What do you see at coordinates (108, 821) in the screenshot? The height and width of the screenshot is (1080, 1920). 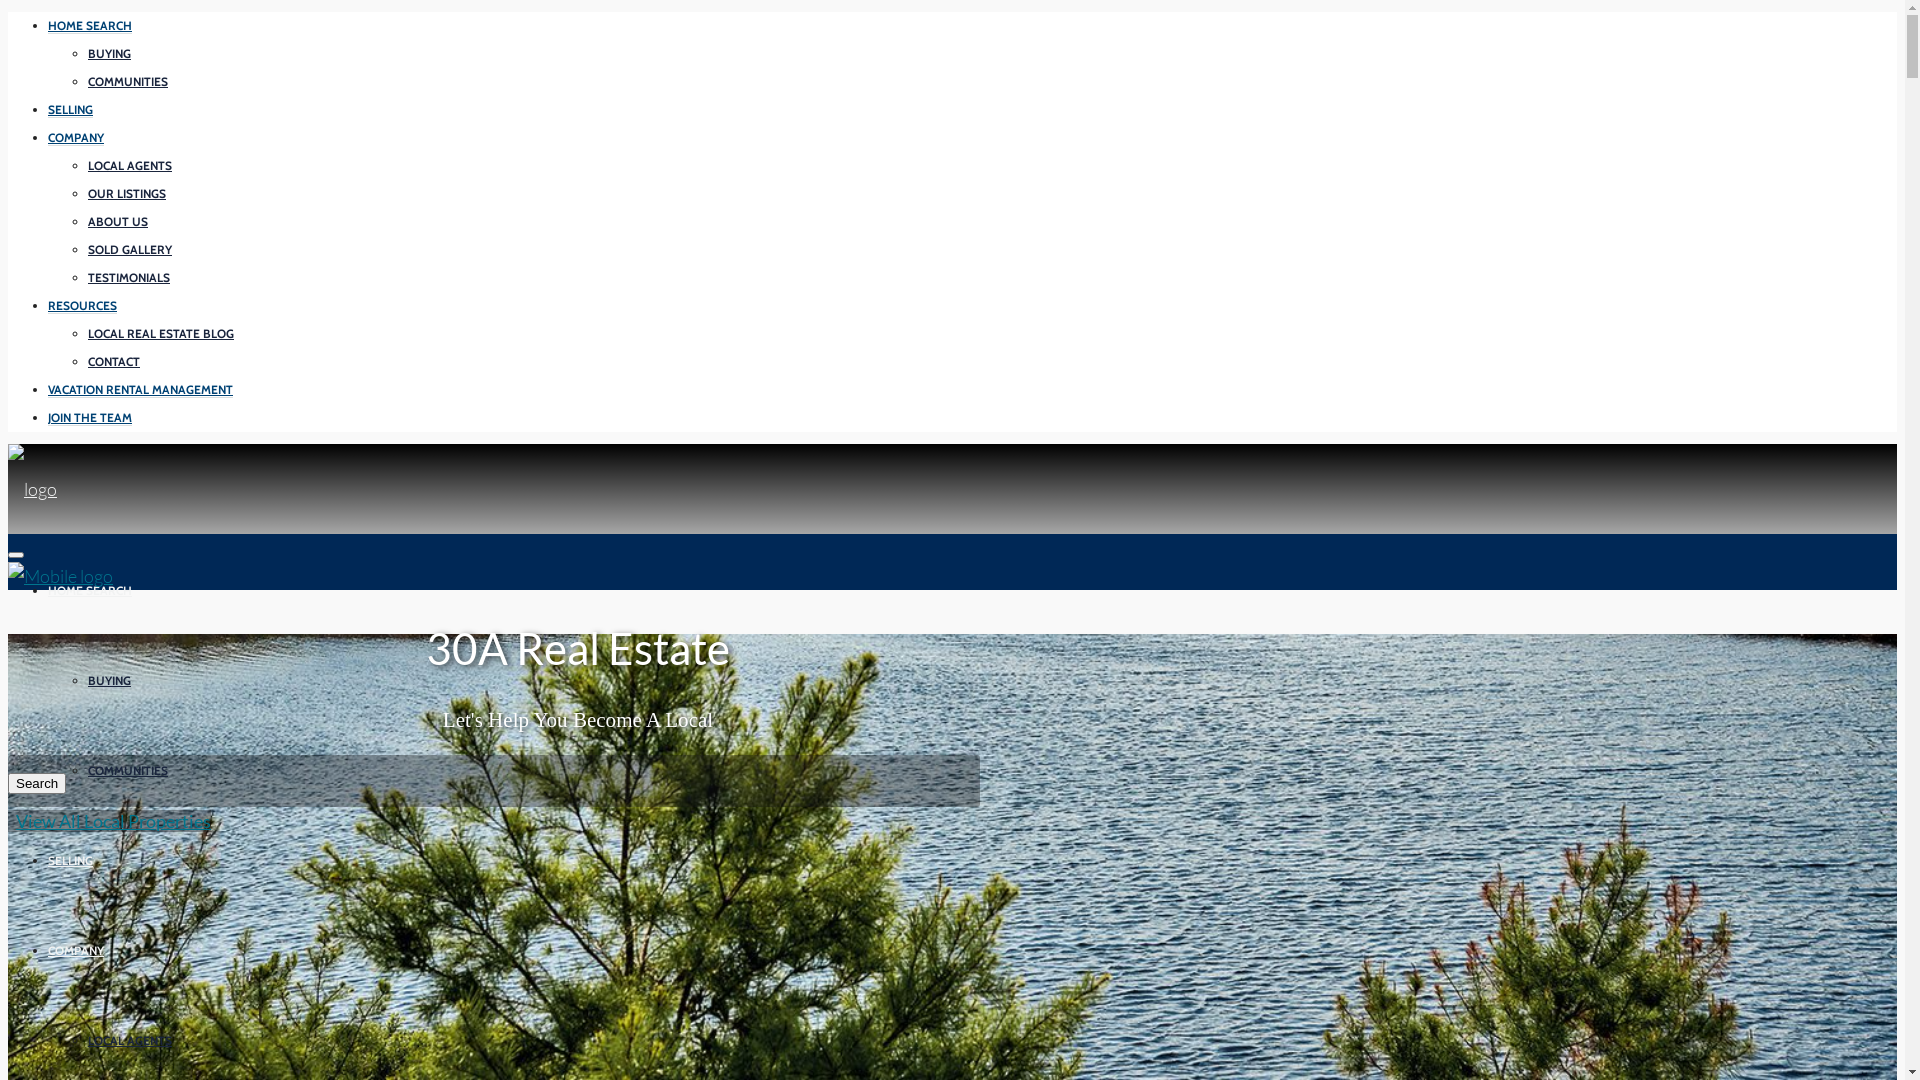 I see `'View All Local Properties'` at bounding box center [108, 821].